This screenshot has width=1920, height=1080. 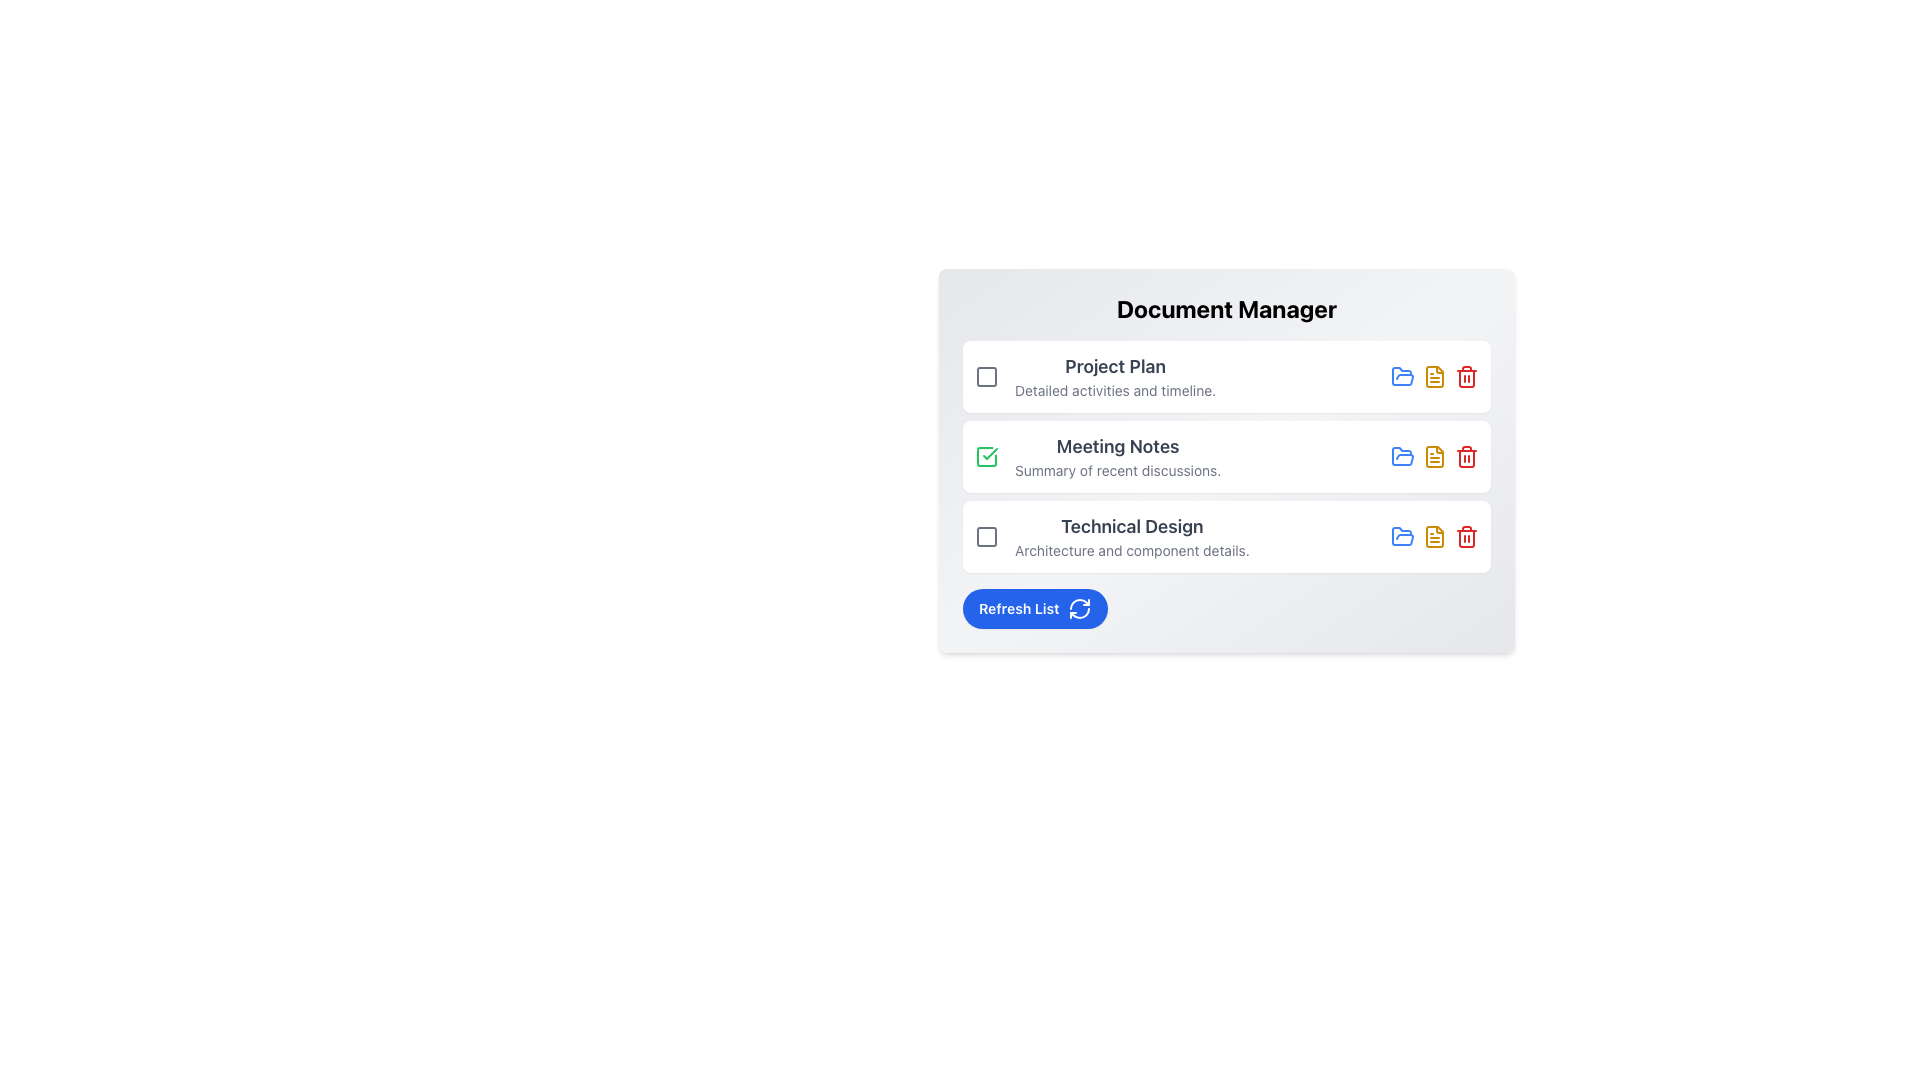 What do you see at coordinates (1434, 535) in the screenshot?
I see `the second icon from the right in the third item of a vertical list` at bounding box center [1434, 535].